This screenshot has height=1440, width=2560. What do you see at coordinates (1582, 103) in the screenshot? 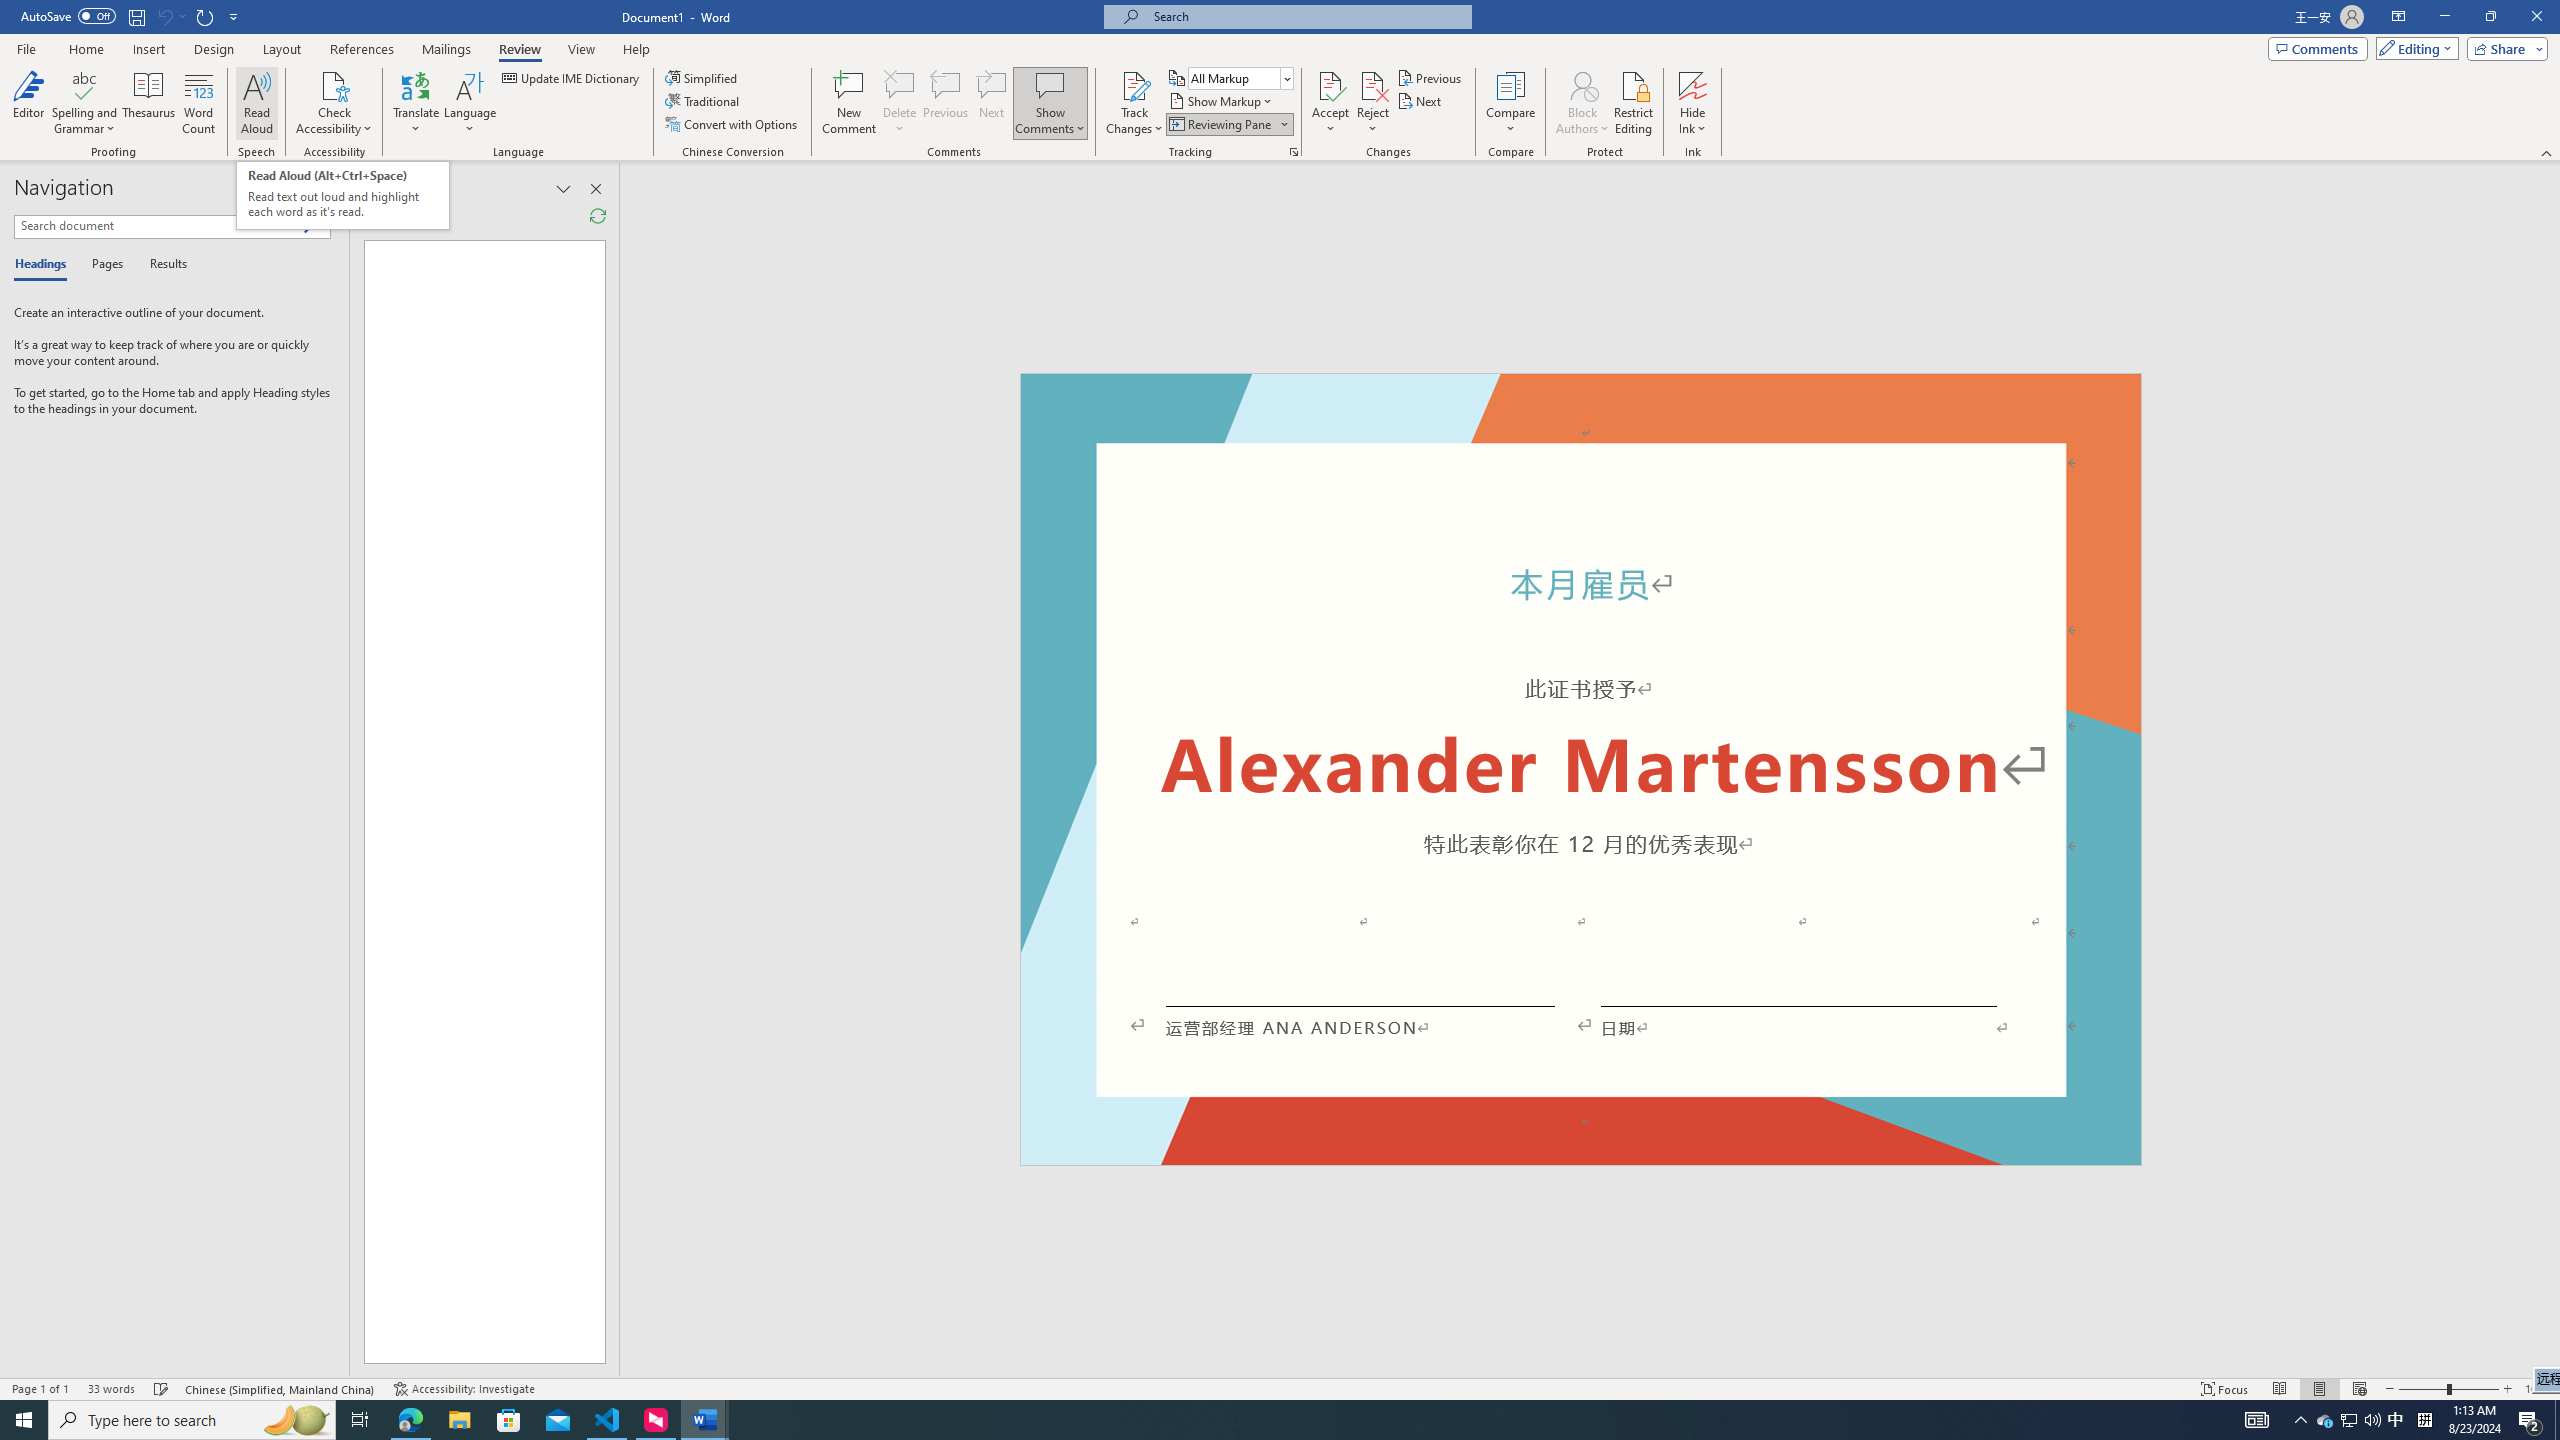
I see `'Block Authors'` at bounding box center [1582, 103].